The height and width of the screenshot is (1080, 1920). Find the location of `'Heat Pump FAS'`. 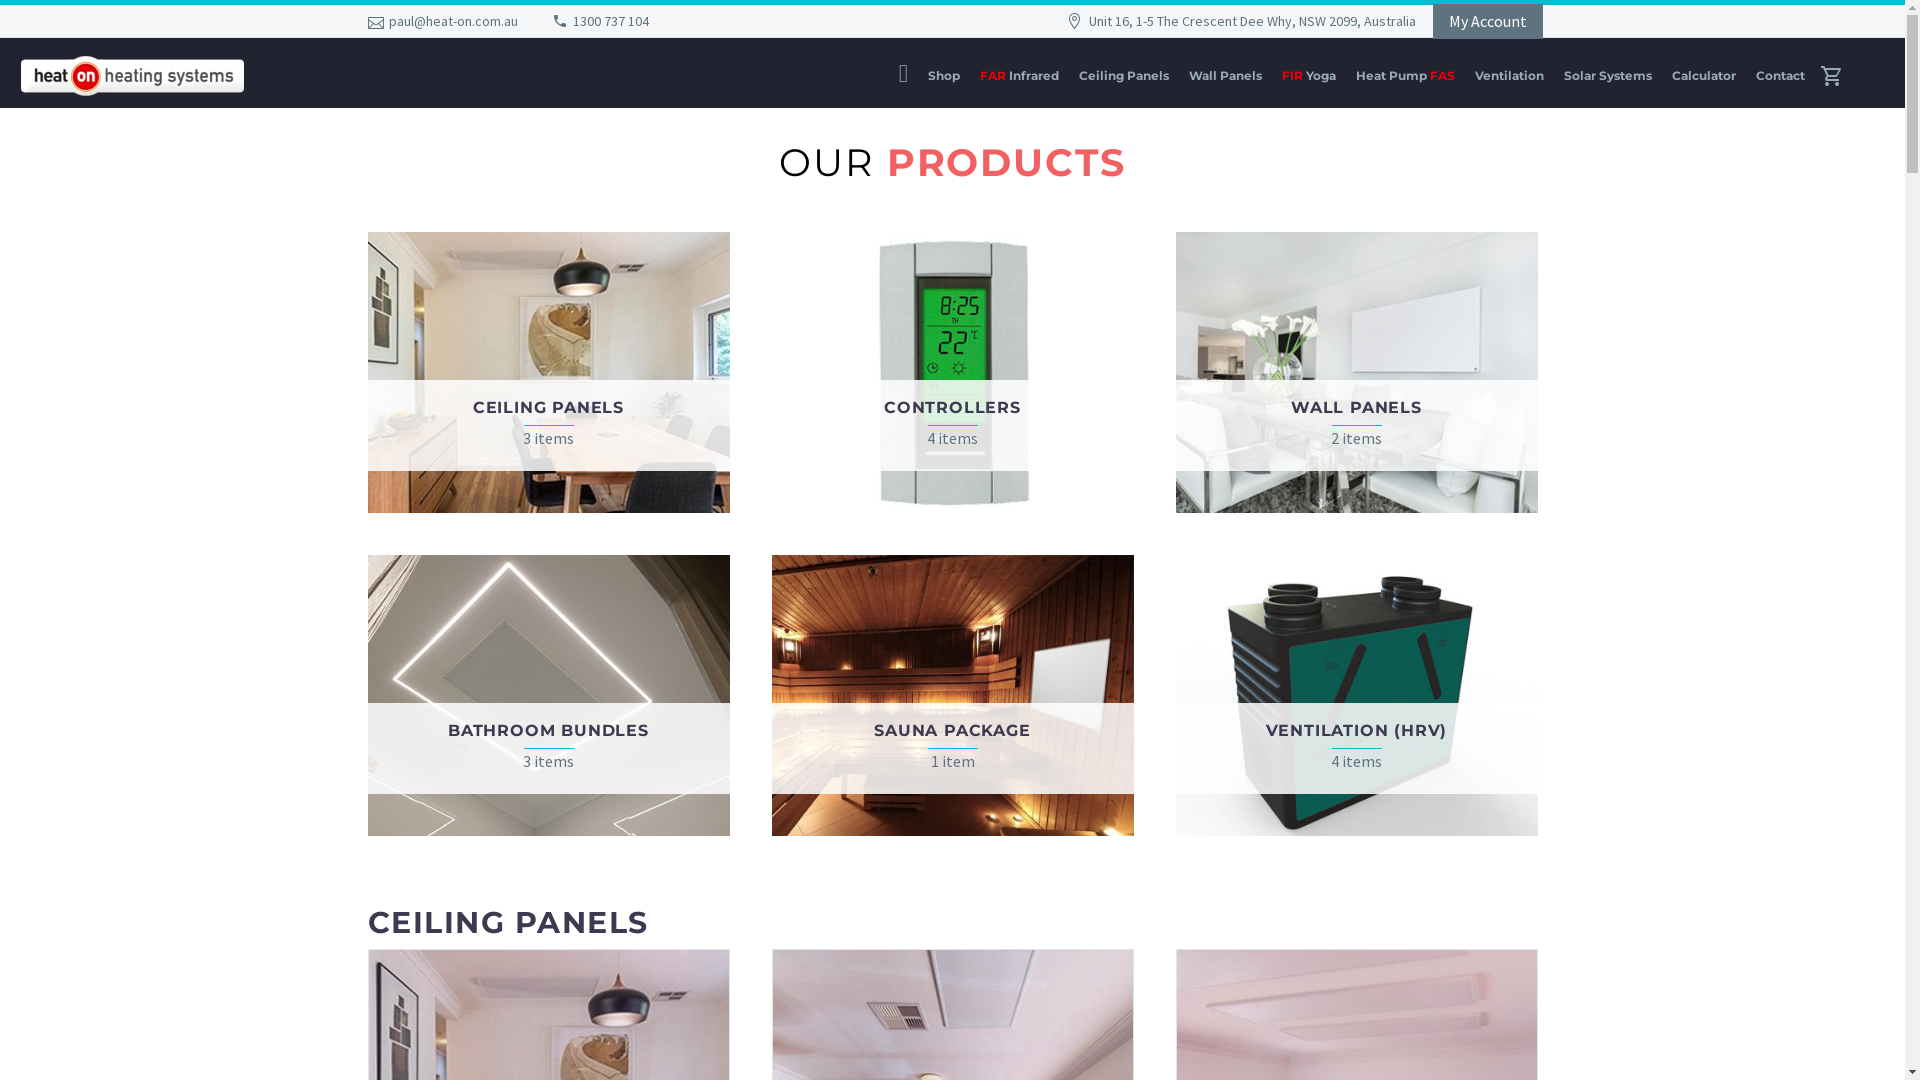

'Heat Pump FAS' is located at coordinates (1404, 74).